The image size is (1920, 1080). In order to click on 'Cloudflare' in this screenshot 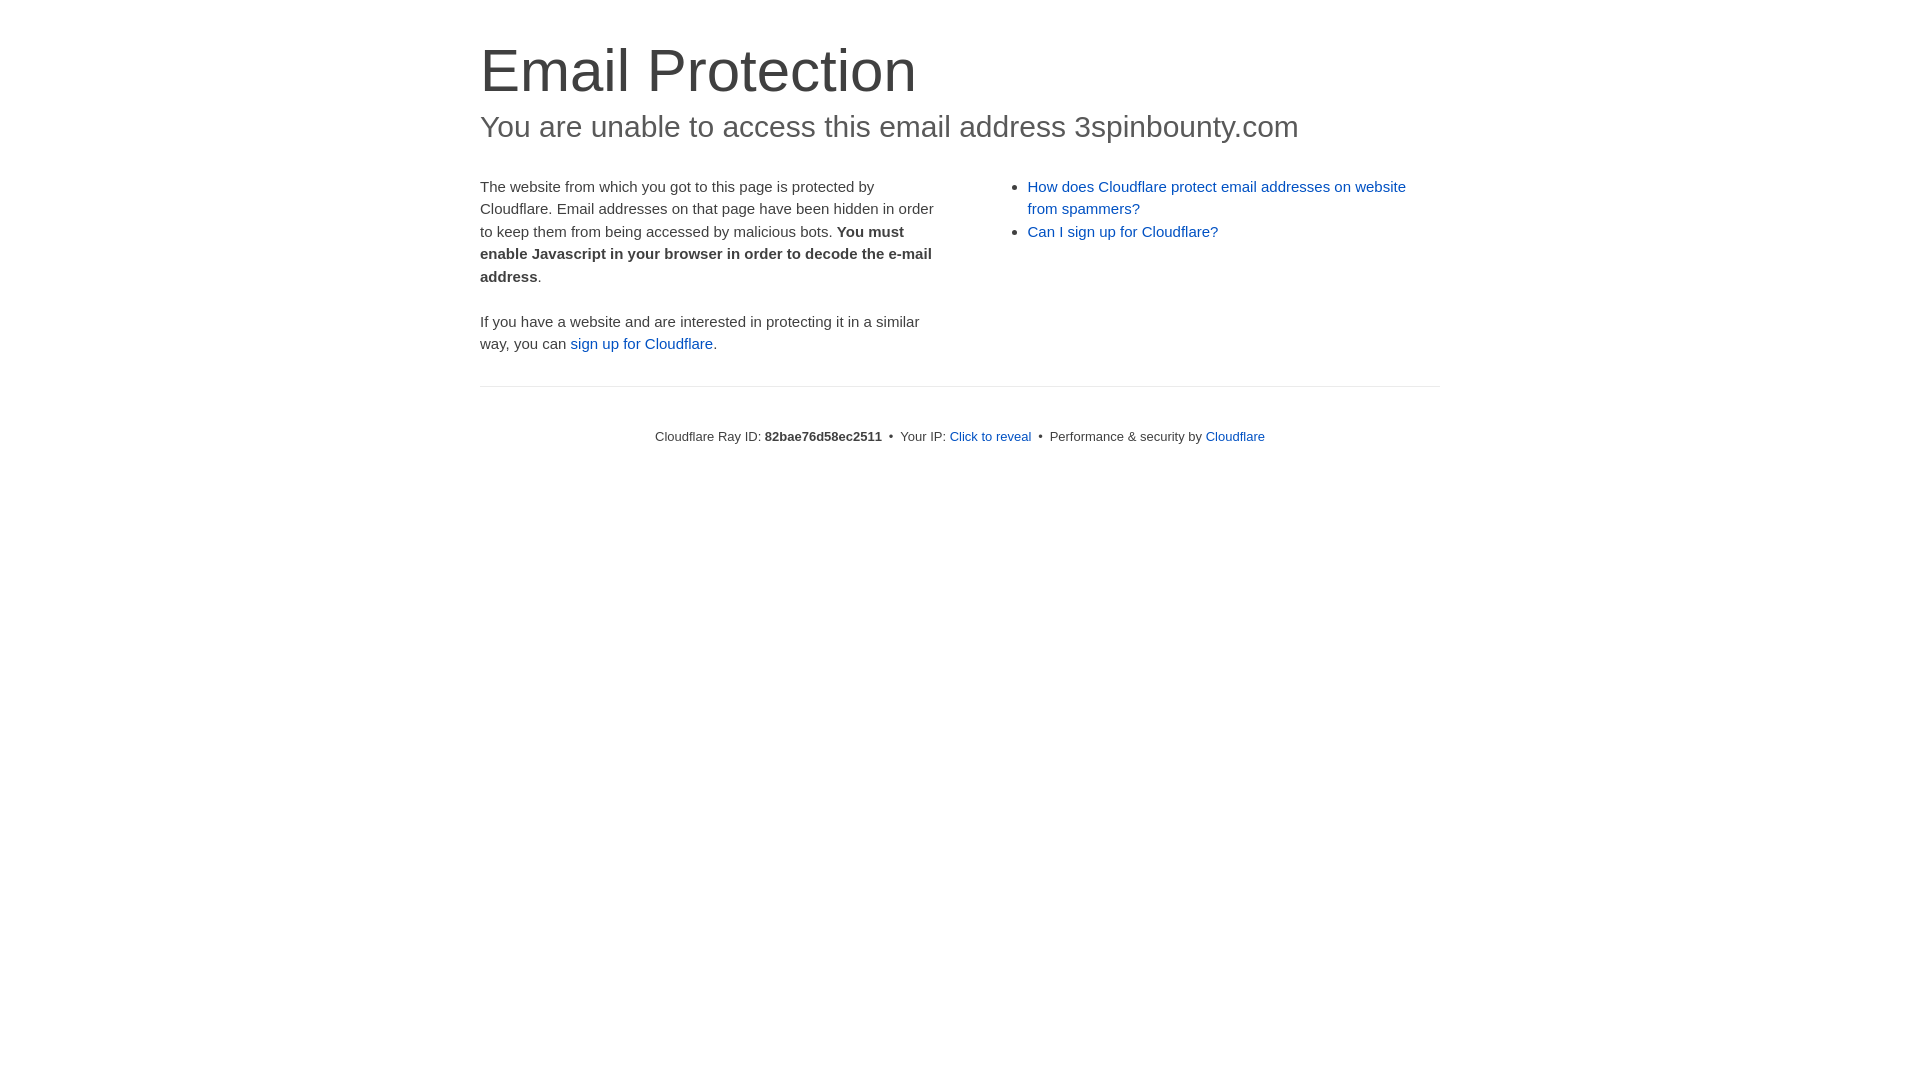, I will do `click(1234, 435)`.